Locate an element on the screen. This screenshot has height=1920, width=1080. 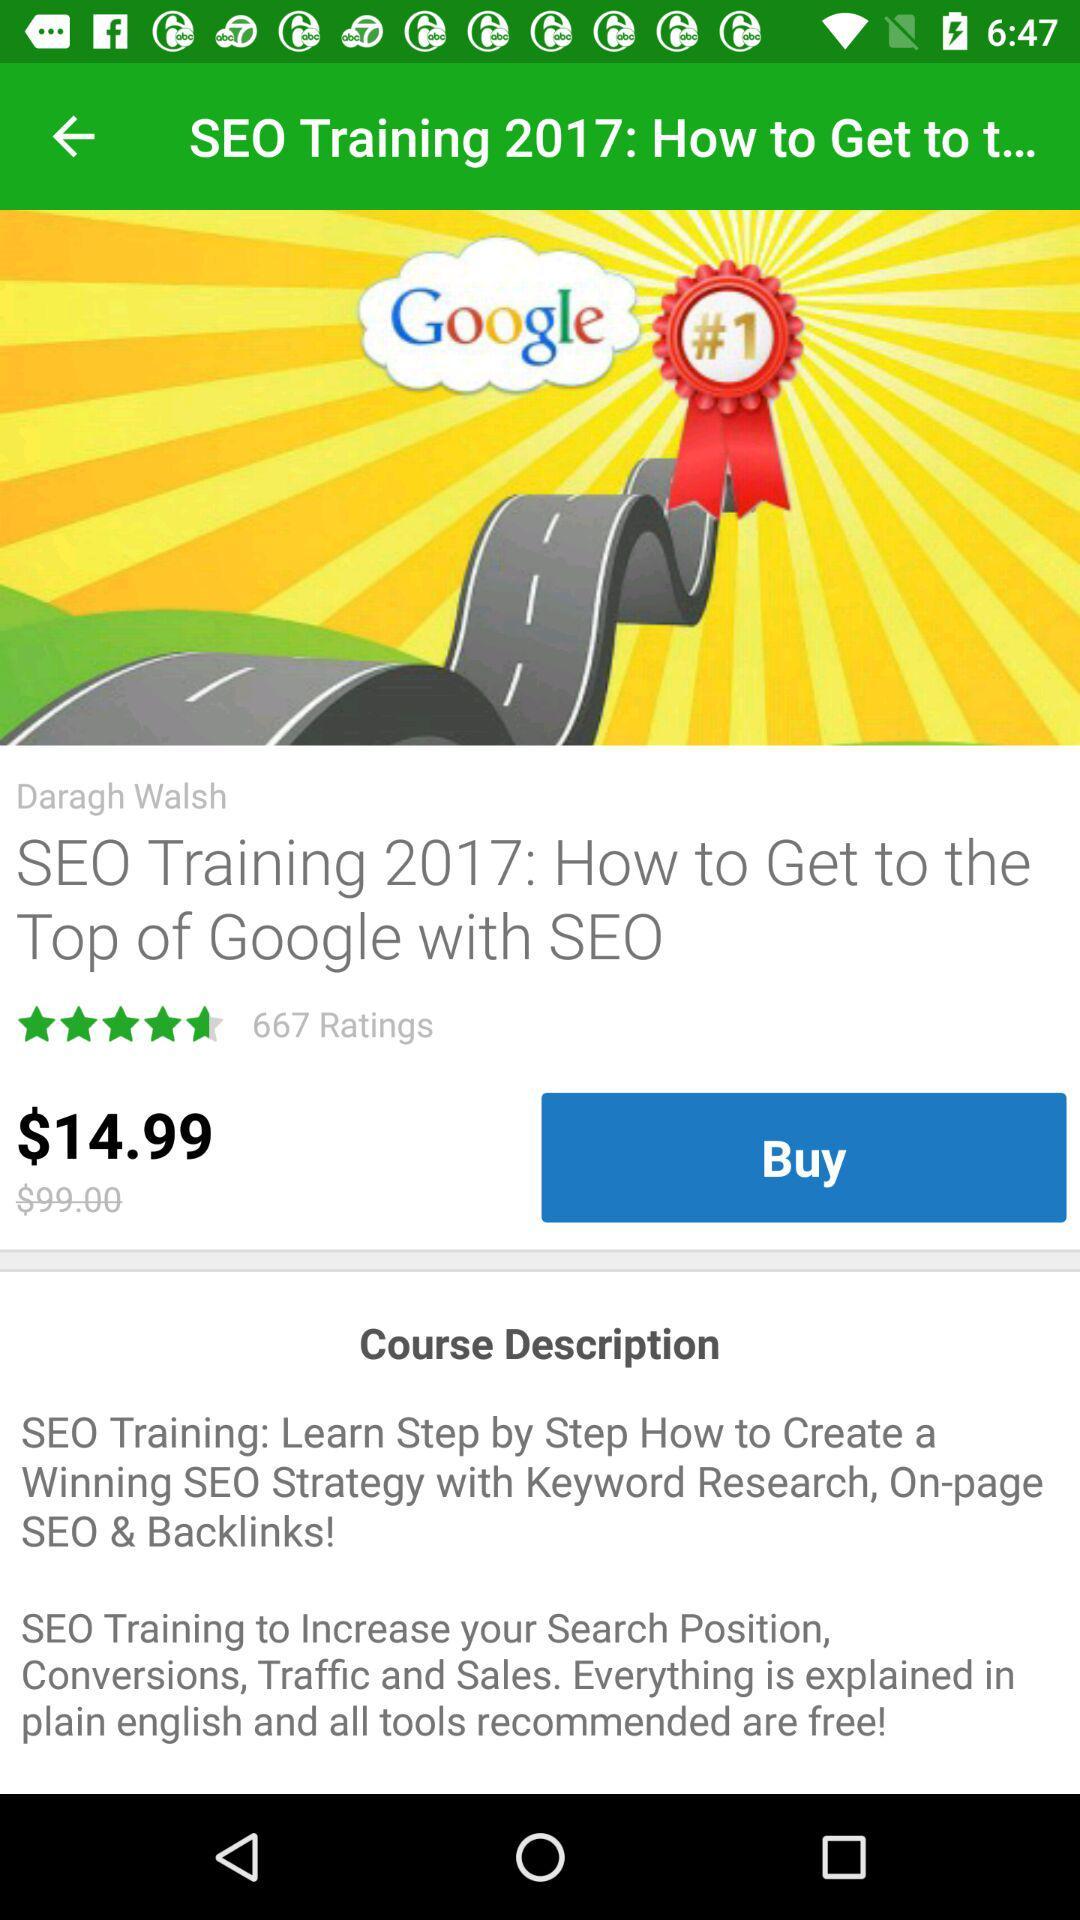
the buy item is located at coordinates (802, 1157).